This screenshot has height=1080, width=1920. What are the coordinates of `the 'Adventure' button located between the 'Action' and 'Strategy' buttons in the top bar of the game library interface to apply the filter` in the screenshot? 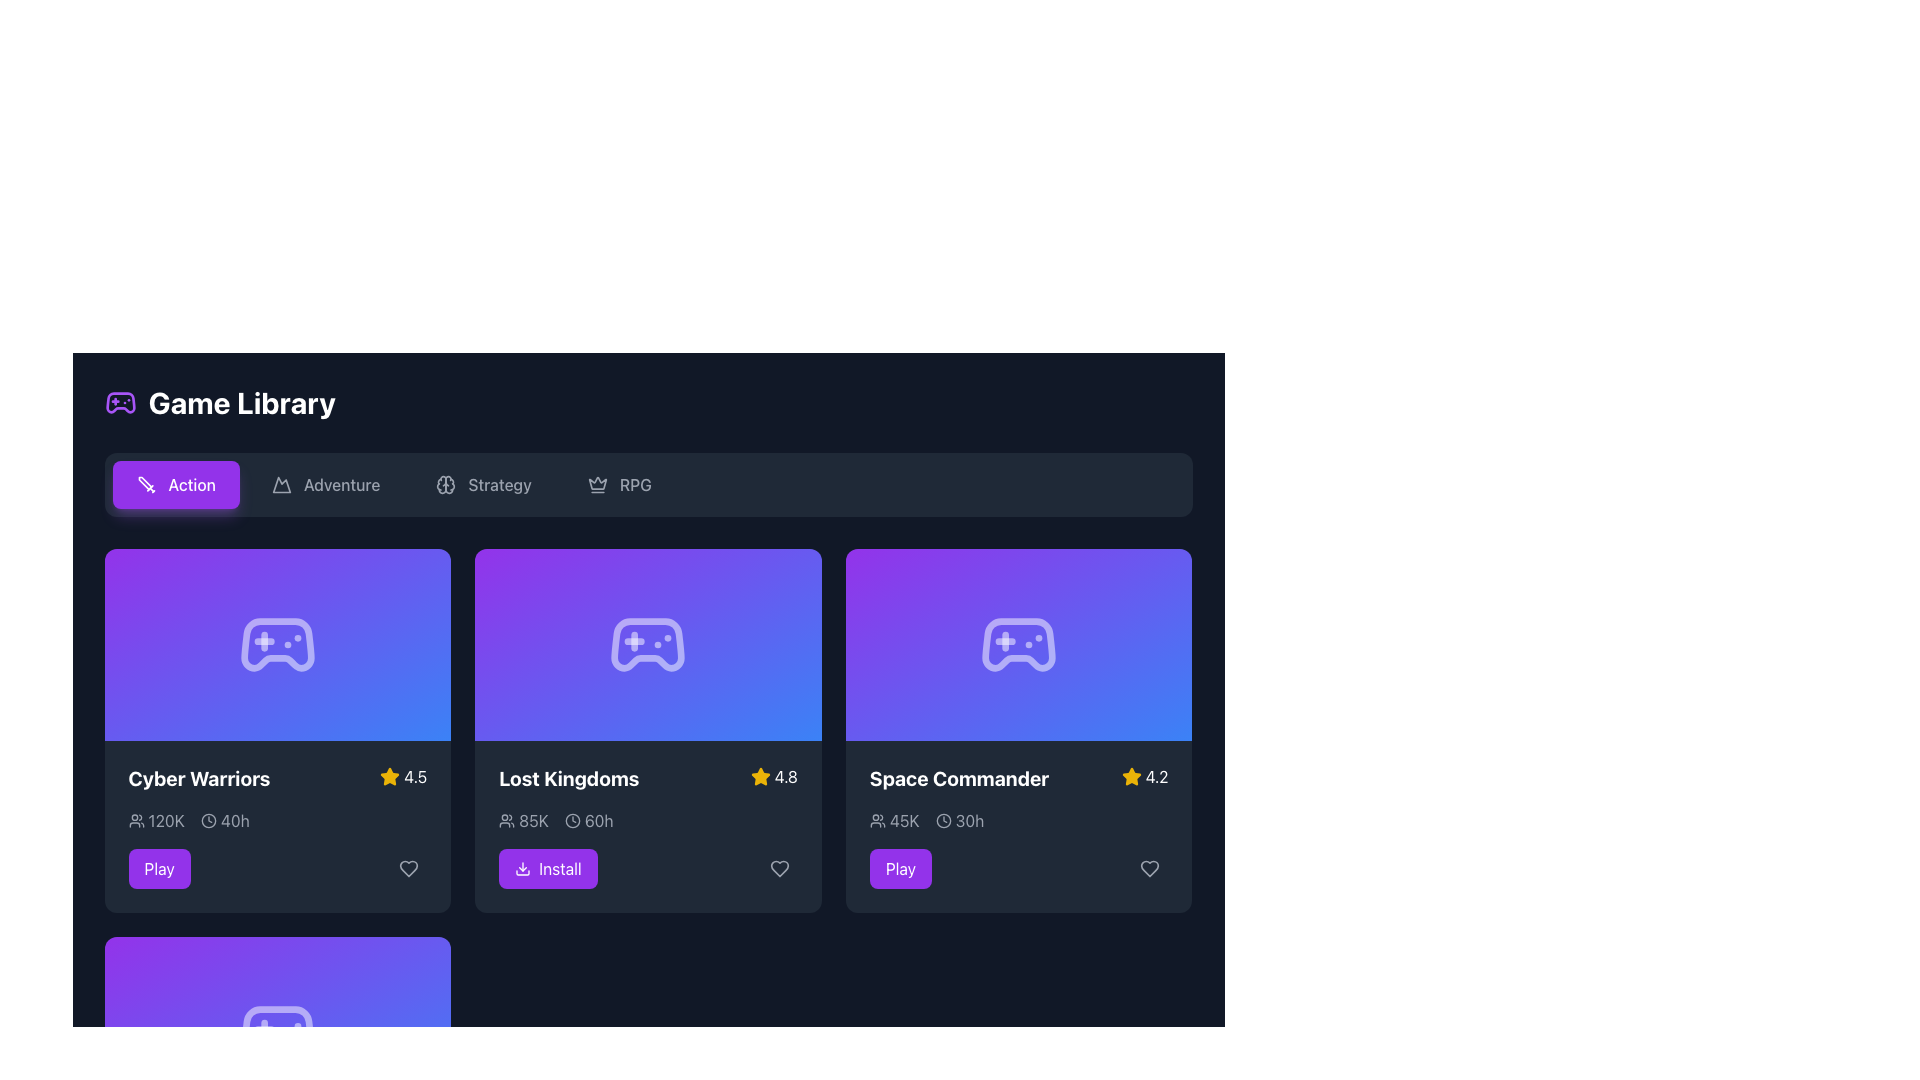 It's located at (326, 485).